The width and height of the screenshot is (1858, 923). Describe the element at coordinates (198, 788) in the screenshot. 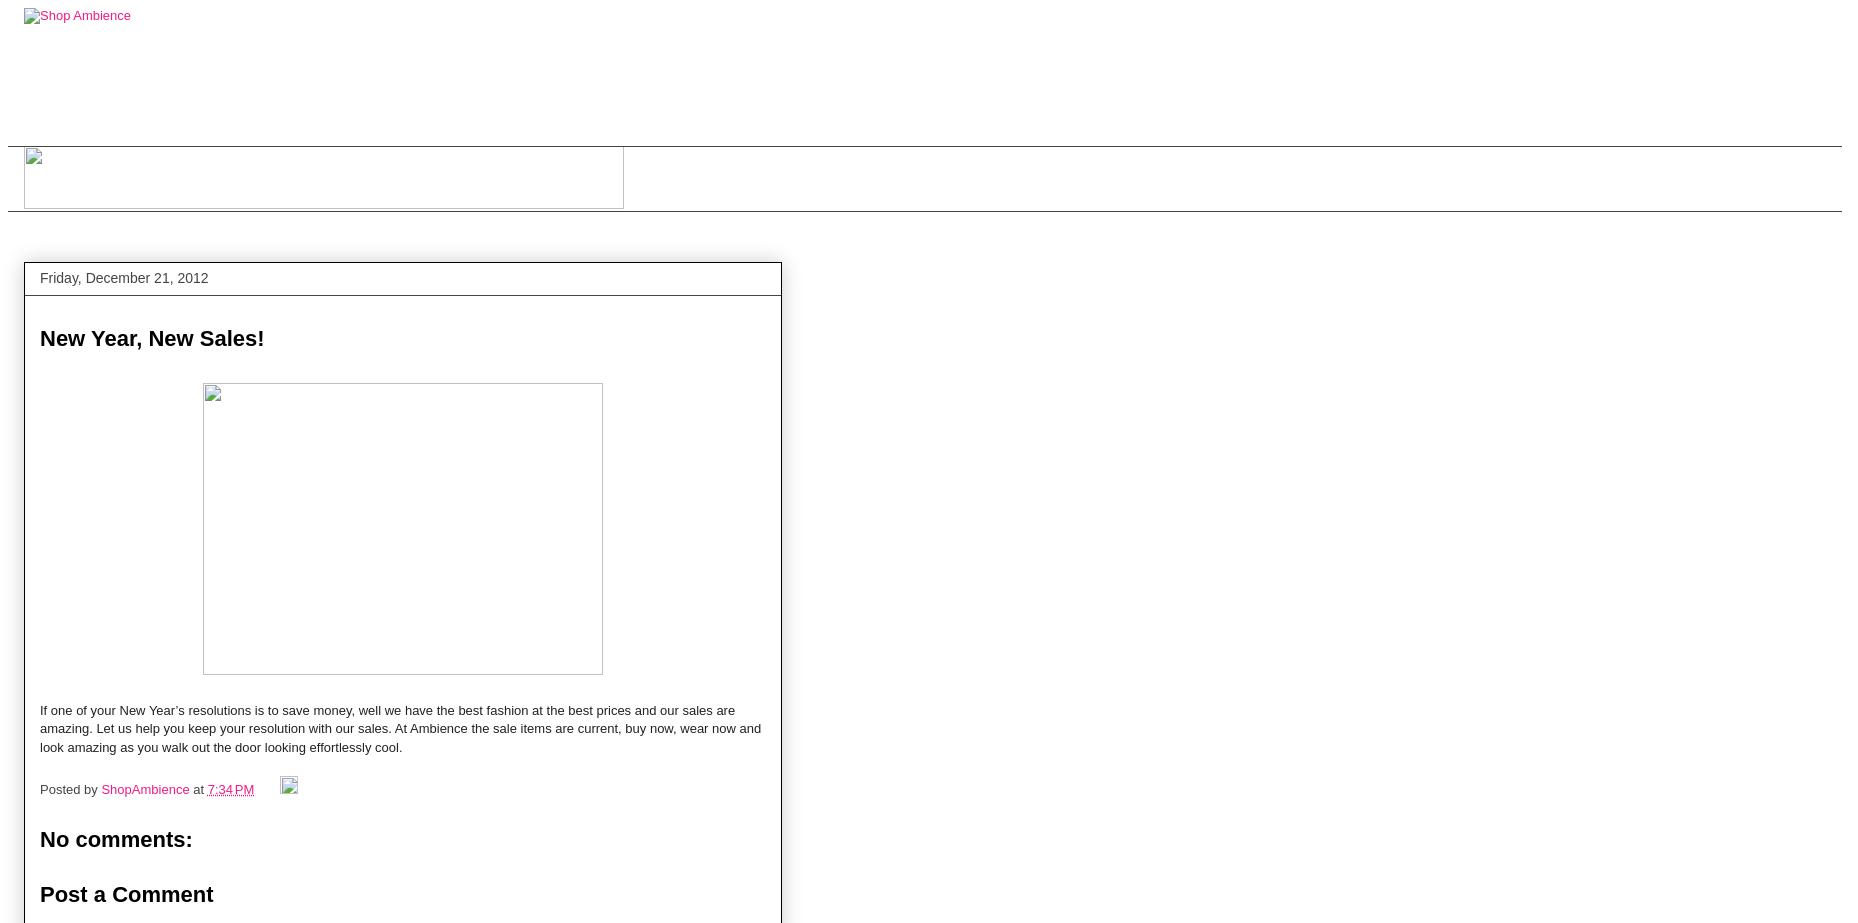

I see `'at'` at that location.